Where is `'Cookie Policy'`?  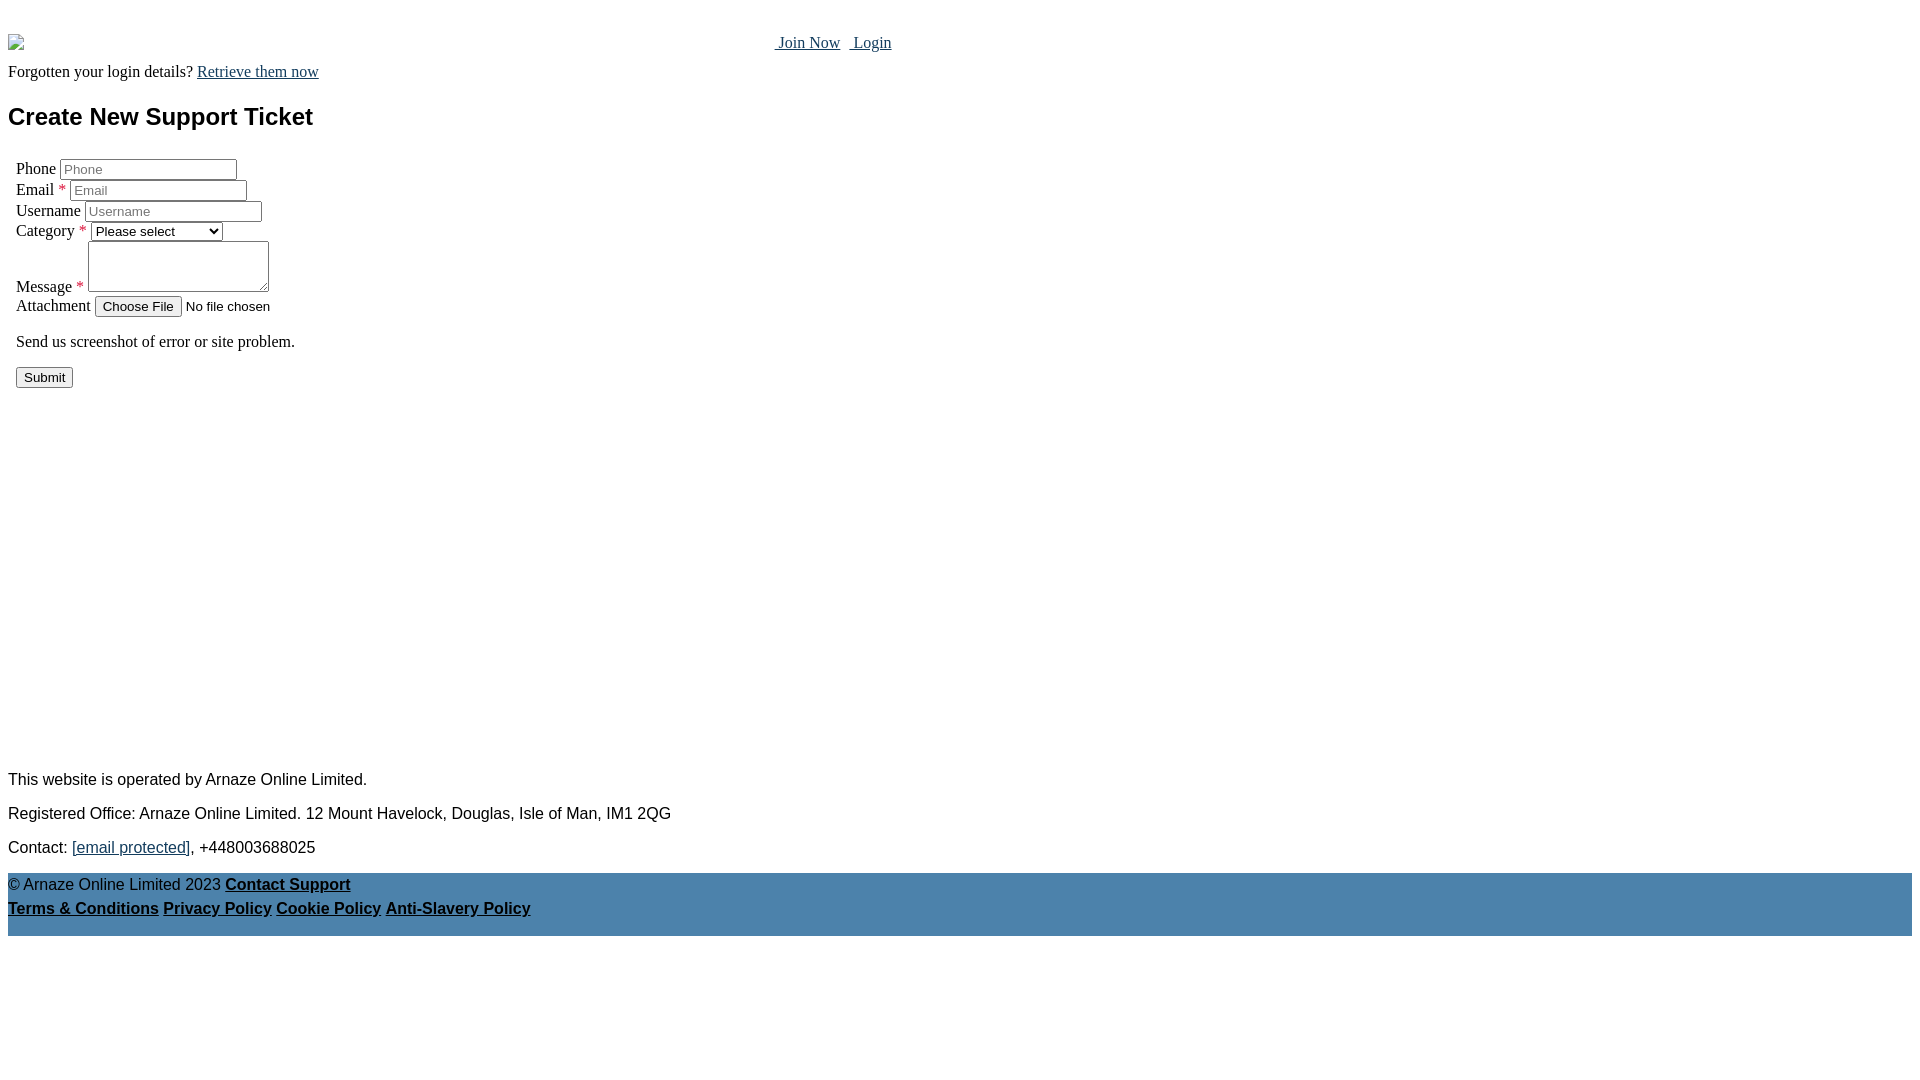
'Cookie Policy' is located at coordinates (328, 908).